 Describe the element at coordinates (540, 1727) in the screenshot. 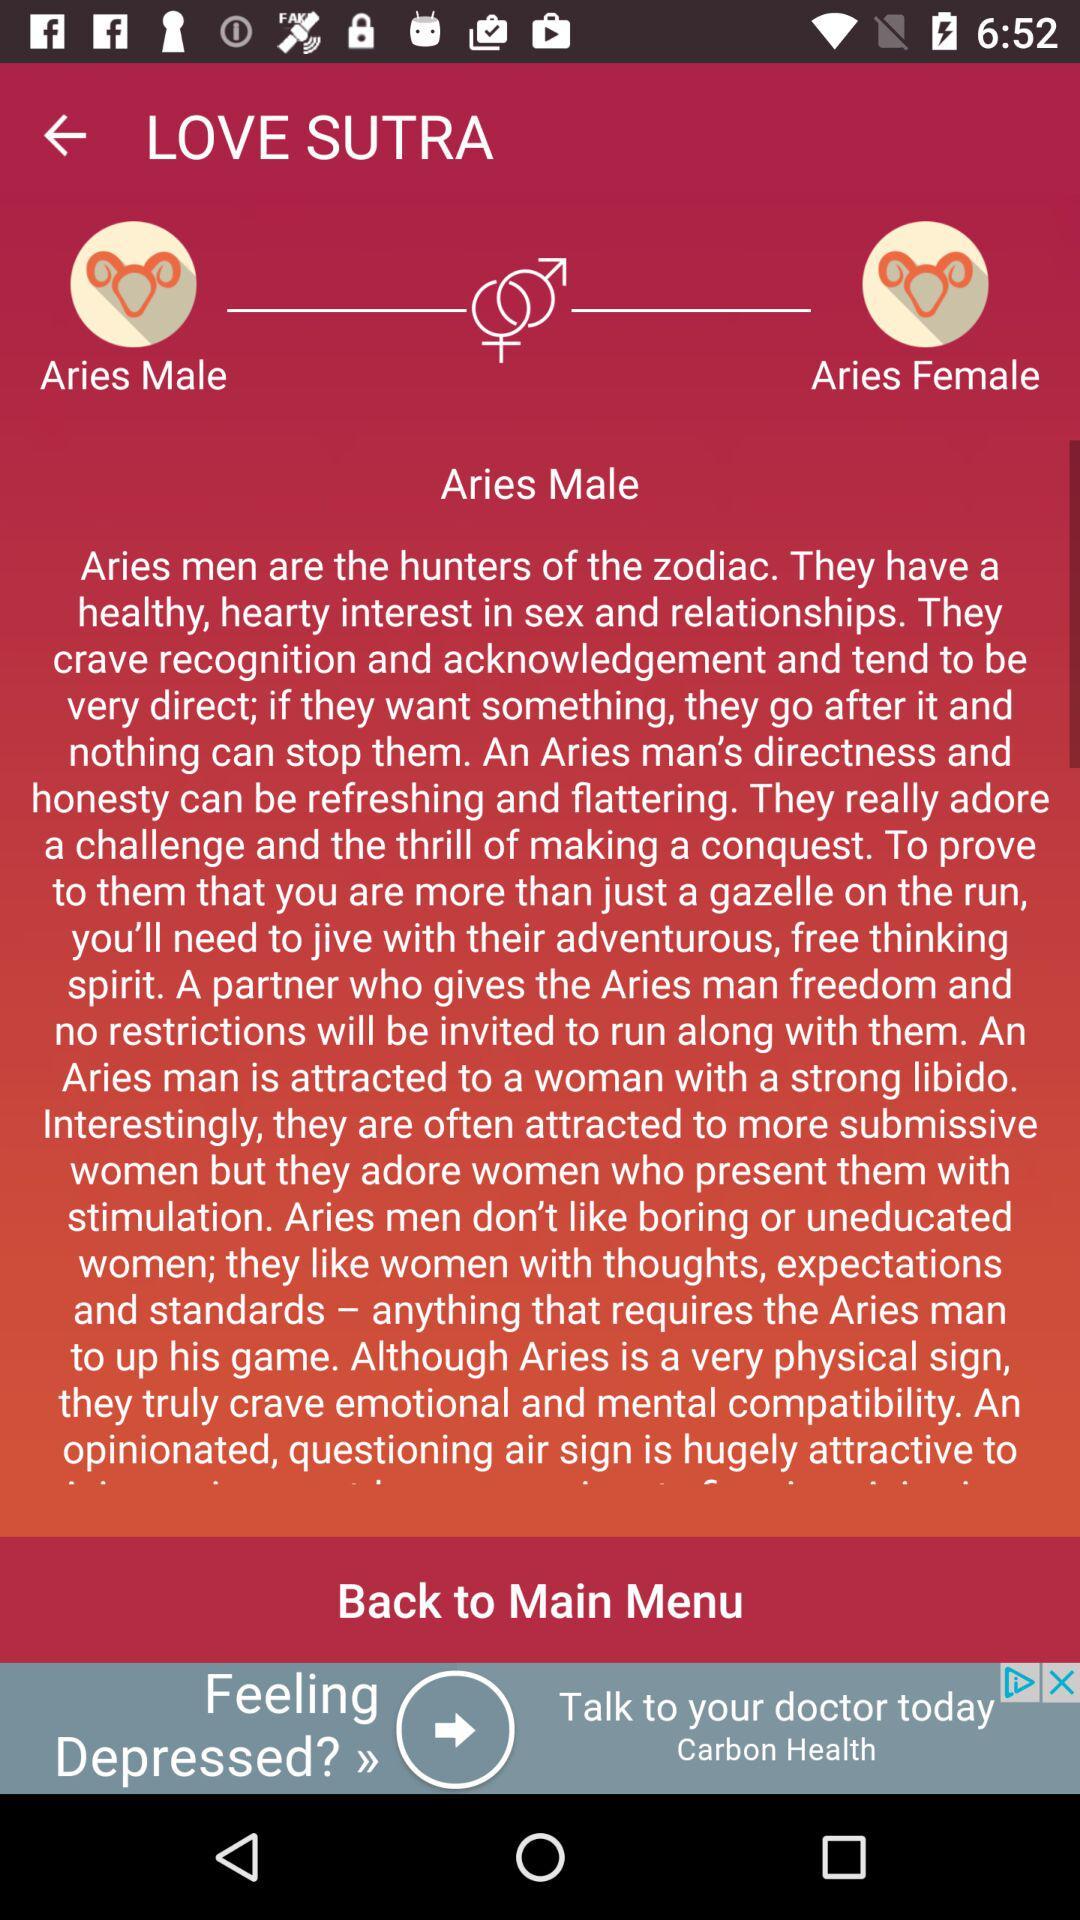

I see `click the advertisement` at that location.